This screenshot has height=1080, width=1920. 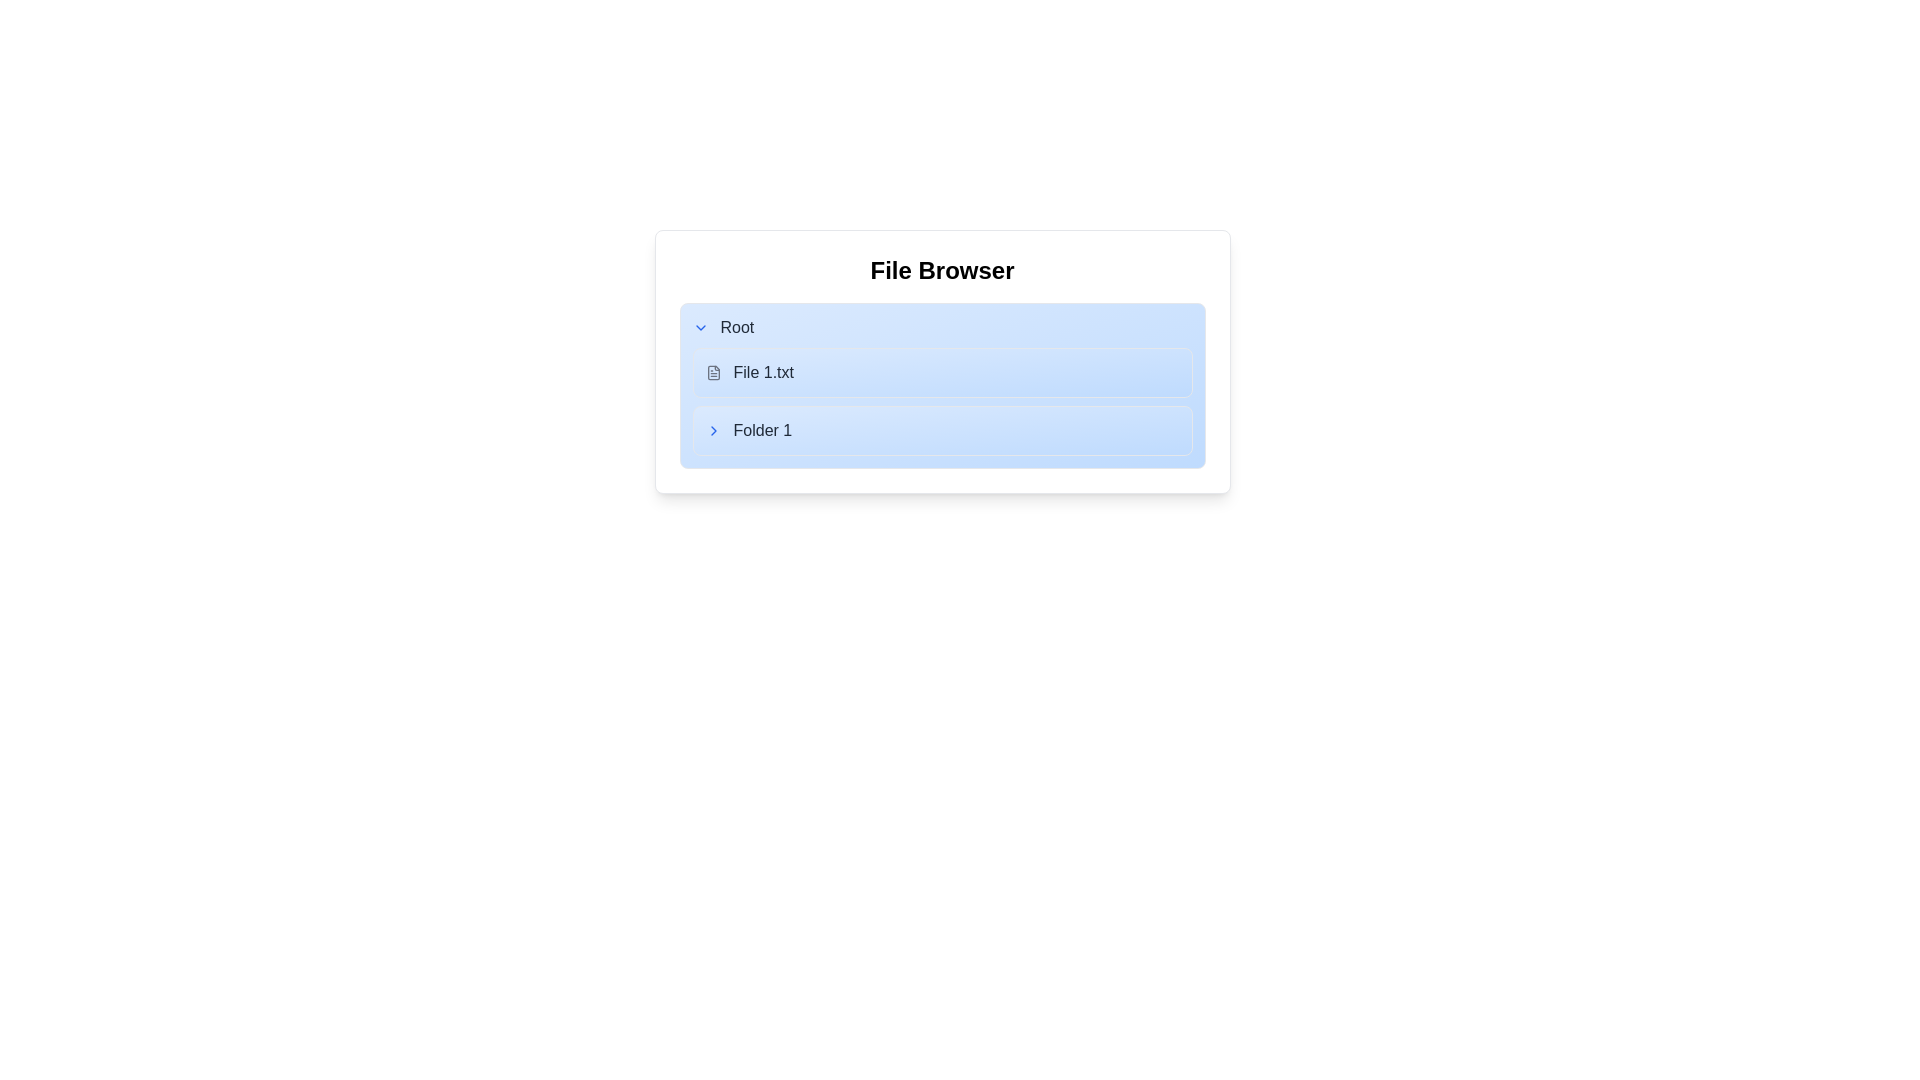 What do you see at coordinates (713, 430) in the screenshot?
I see `the chevron icon located to the left of the 'Folder 1' label` at bounding box center [713, 430].